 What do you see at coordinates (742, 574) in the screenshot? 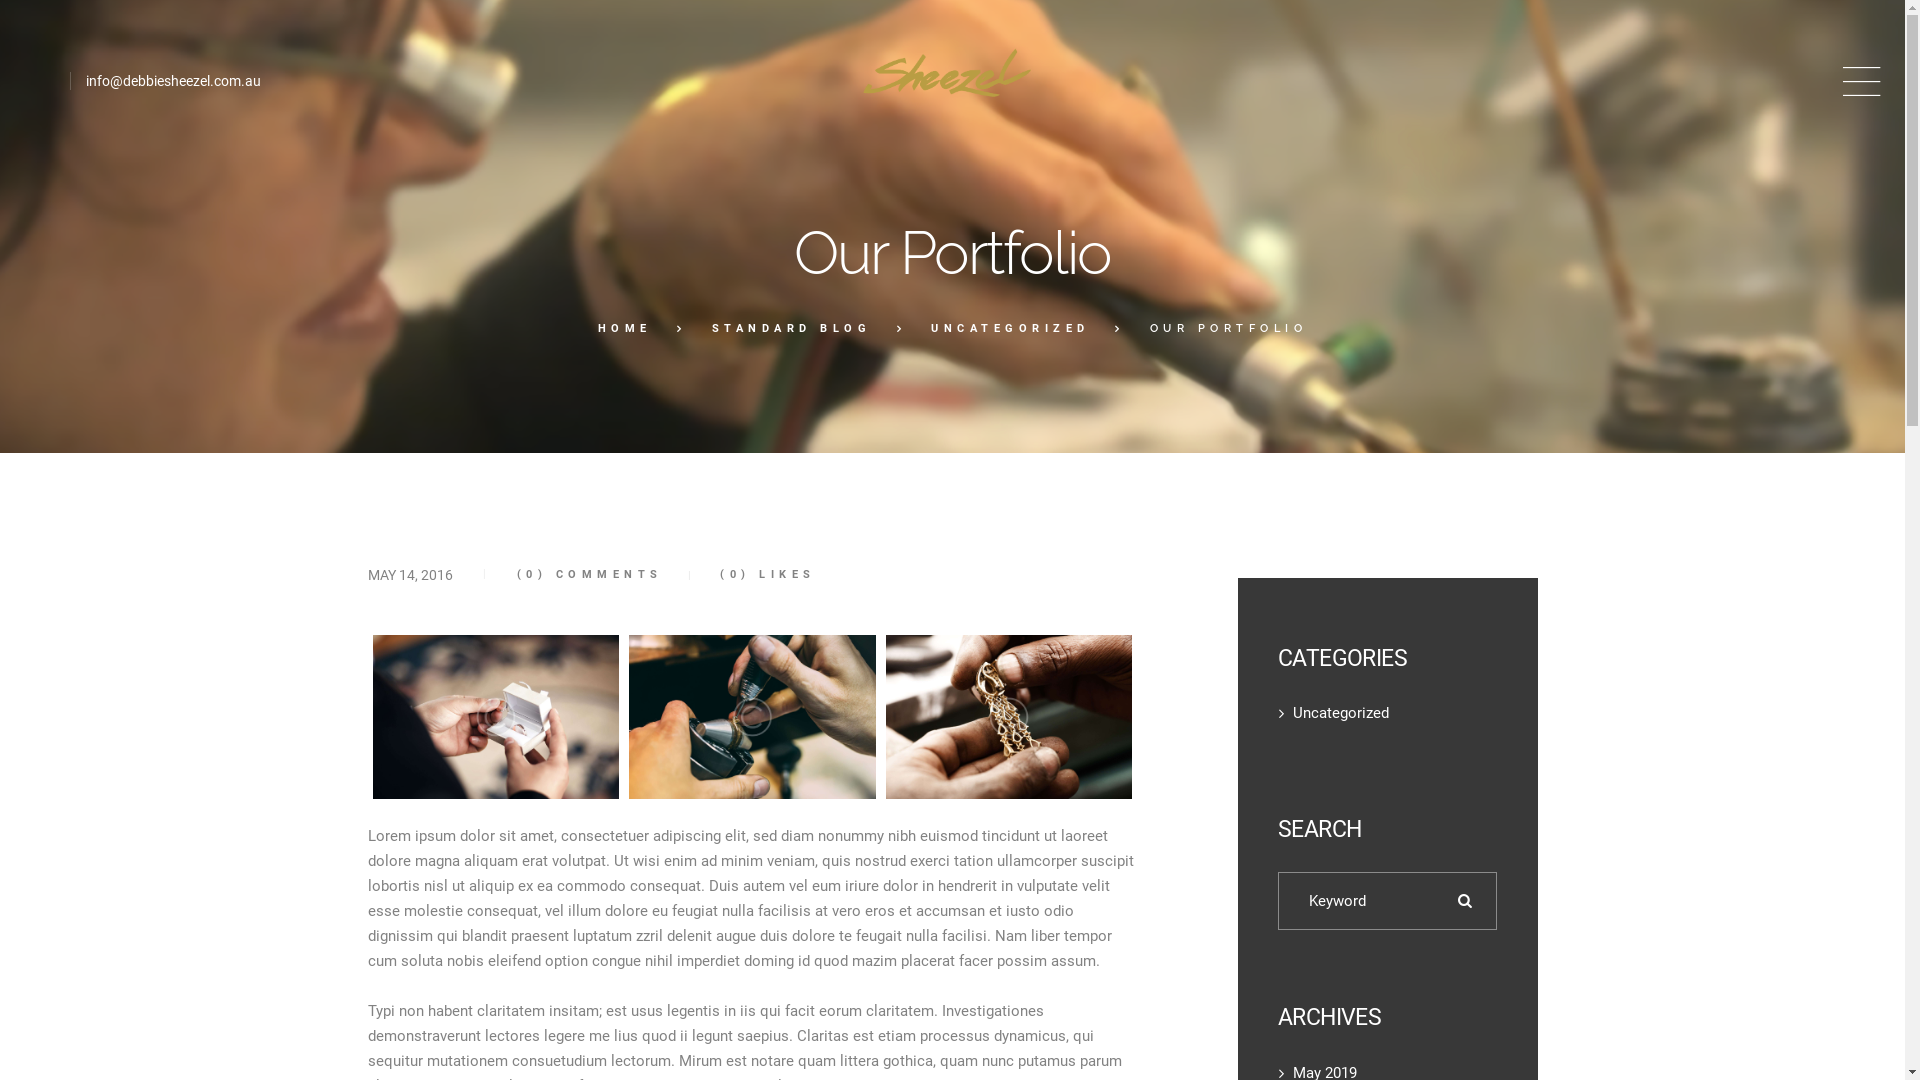
I see `'(0) LIKES'` at bounding box center [742, 574].